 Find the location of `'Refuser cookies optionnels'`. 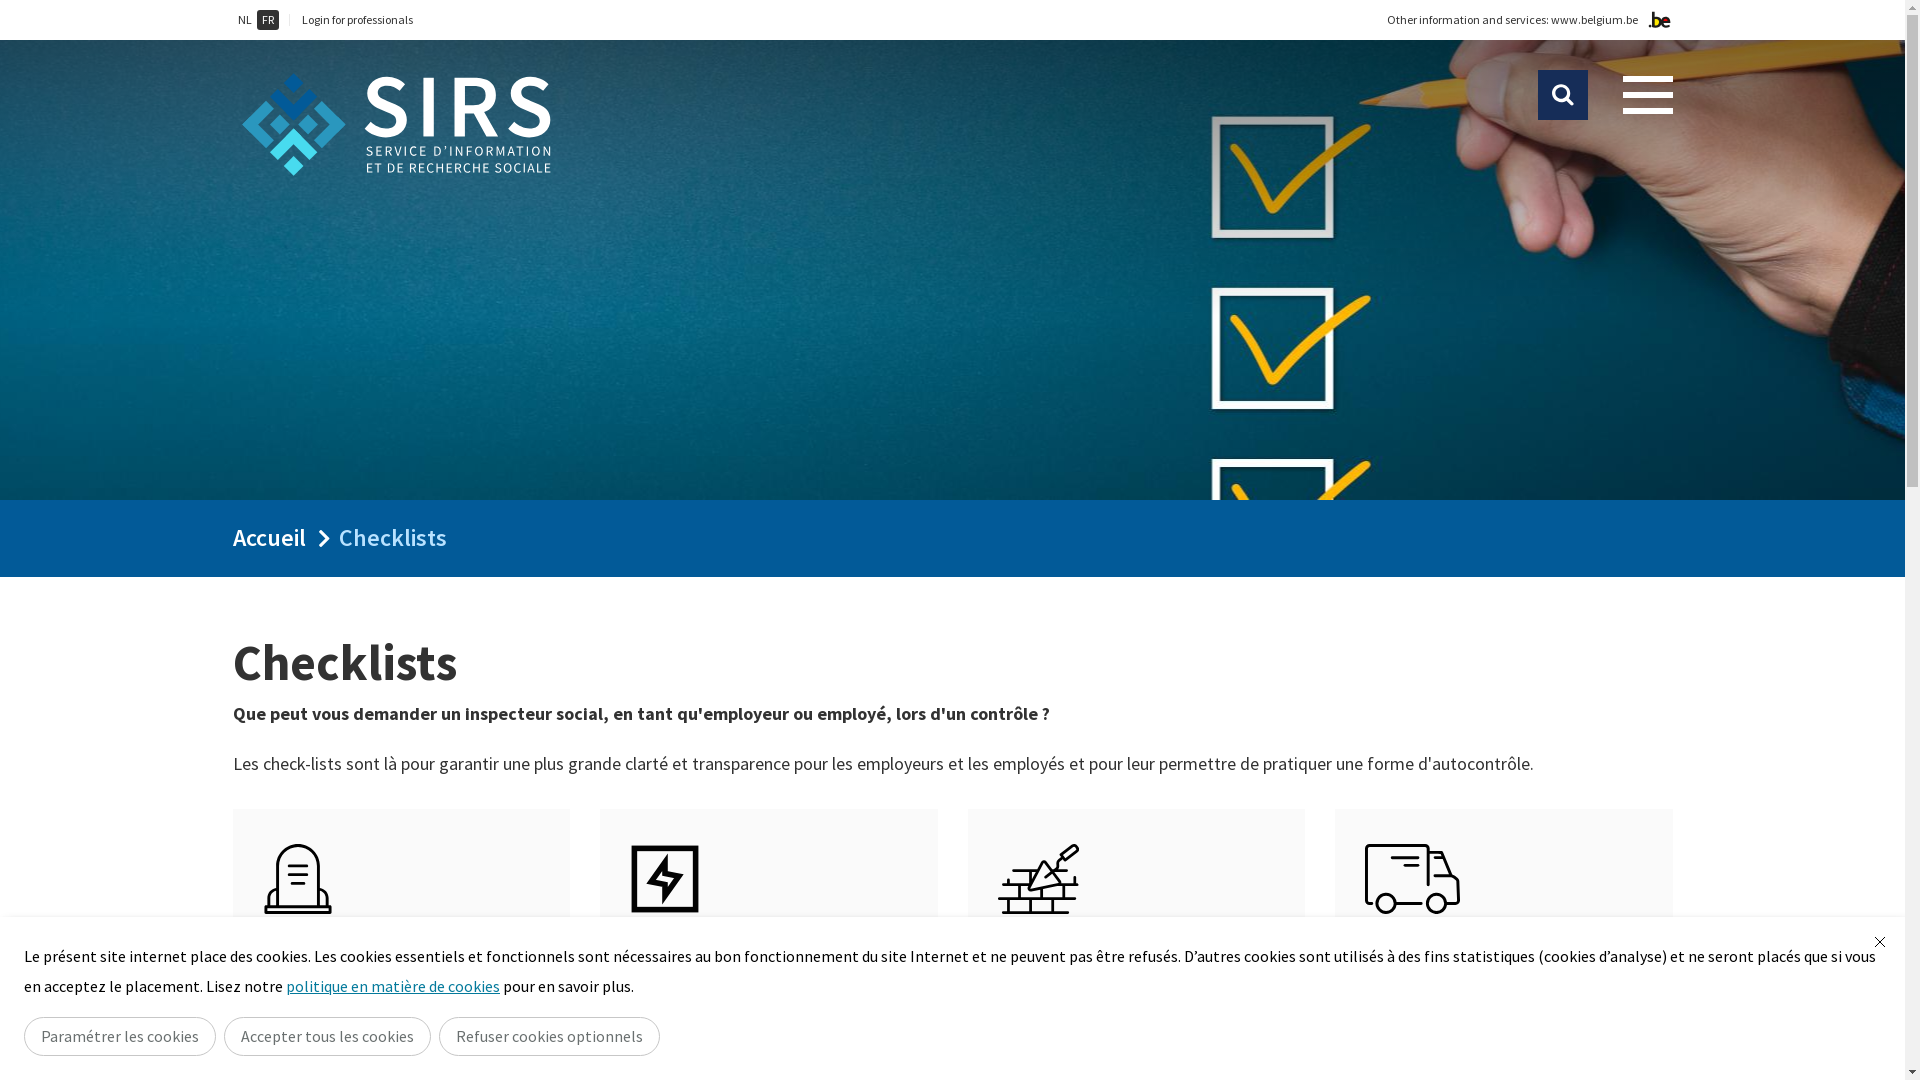

'Refuser cookies optionnels' is located at coordinates (549, 1035).